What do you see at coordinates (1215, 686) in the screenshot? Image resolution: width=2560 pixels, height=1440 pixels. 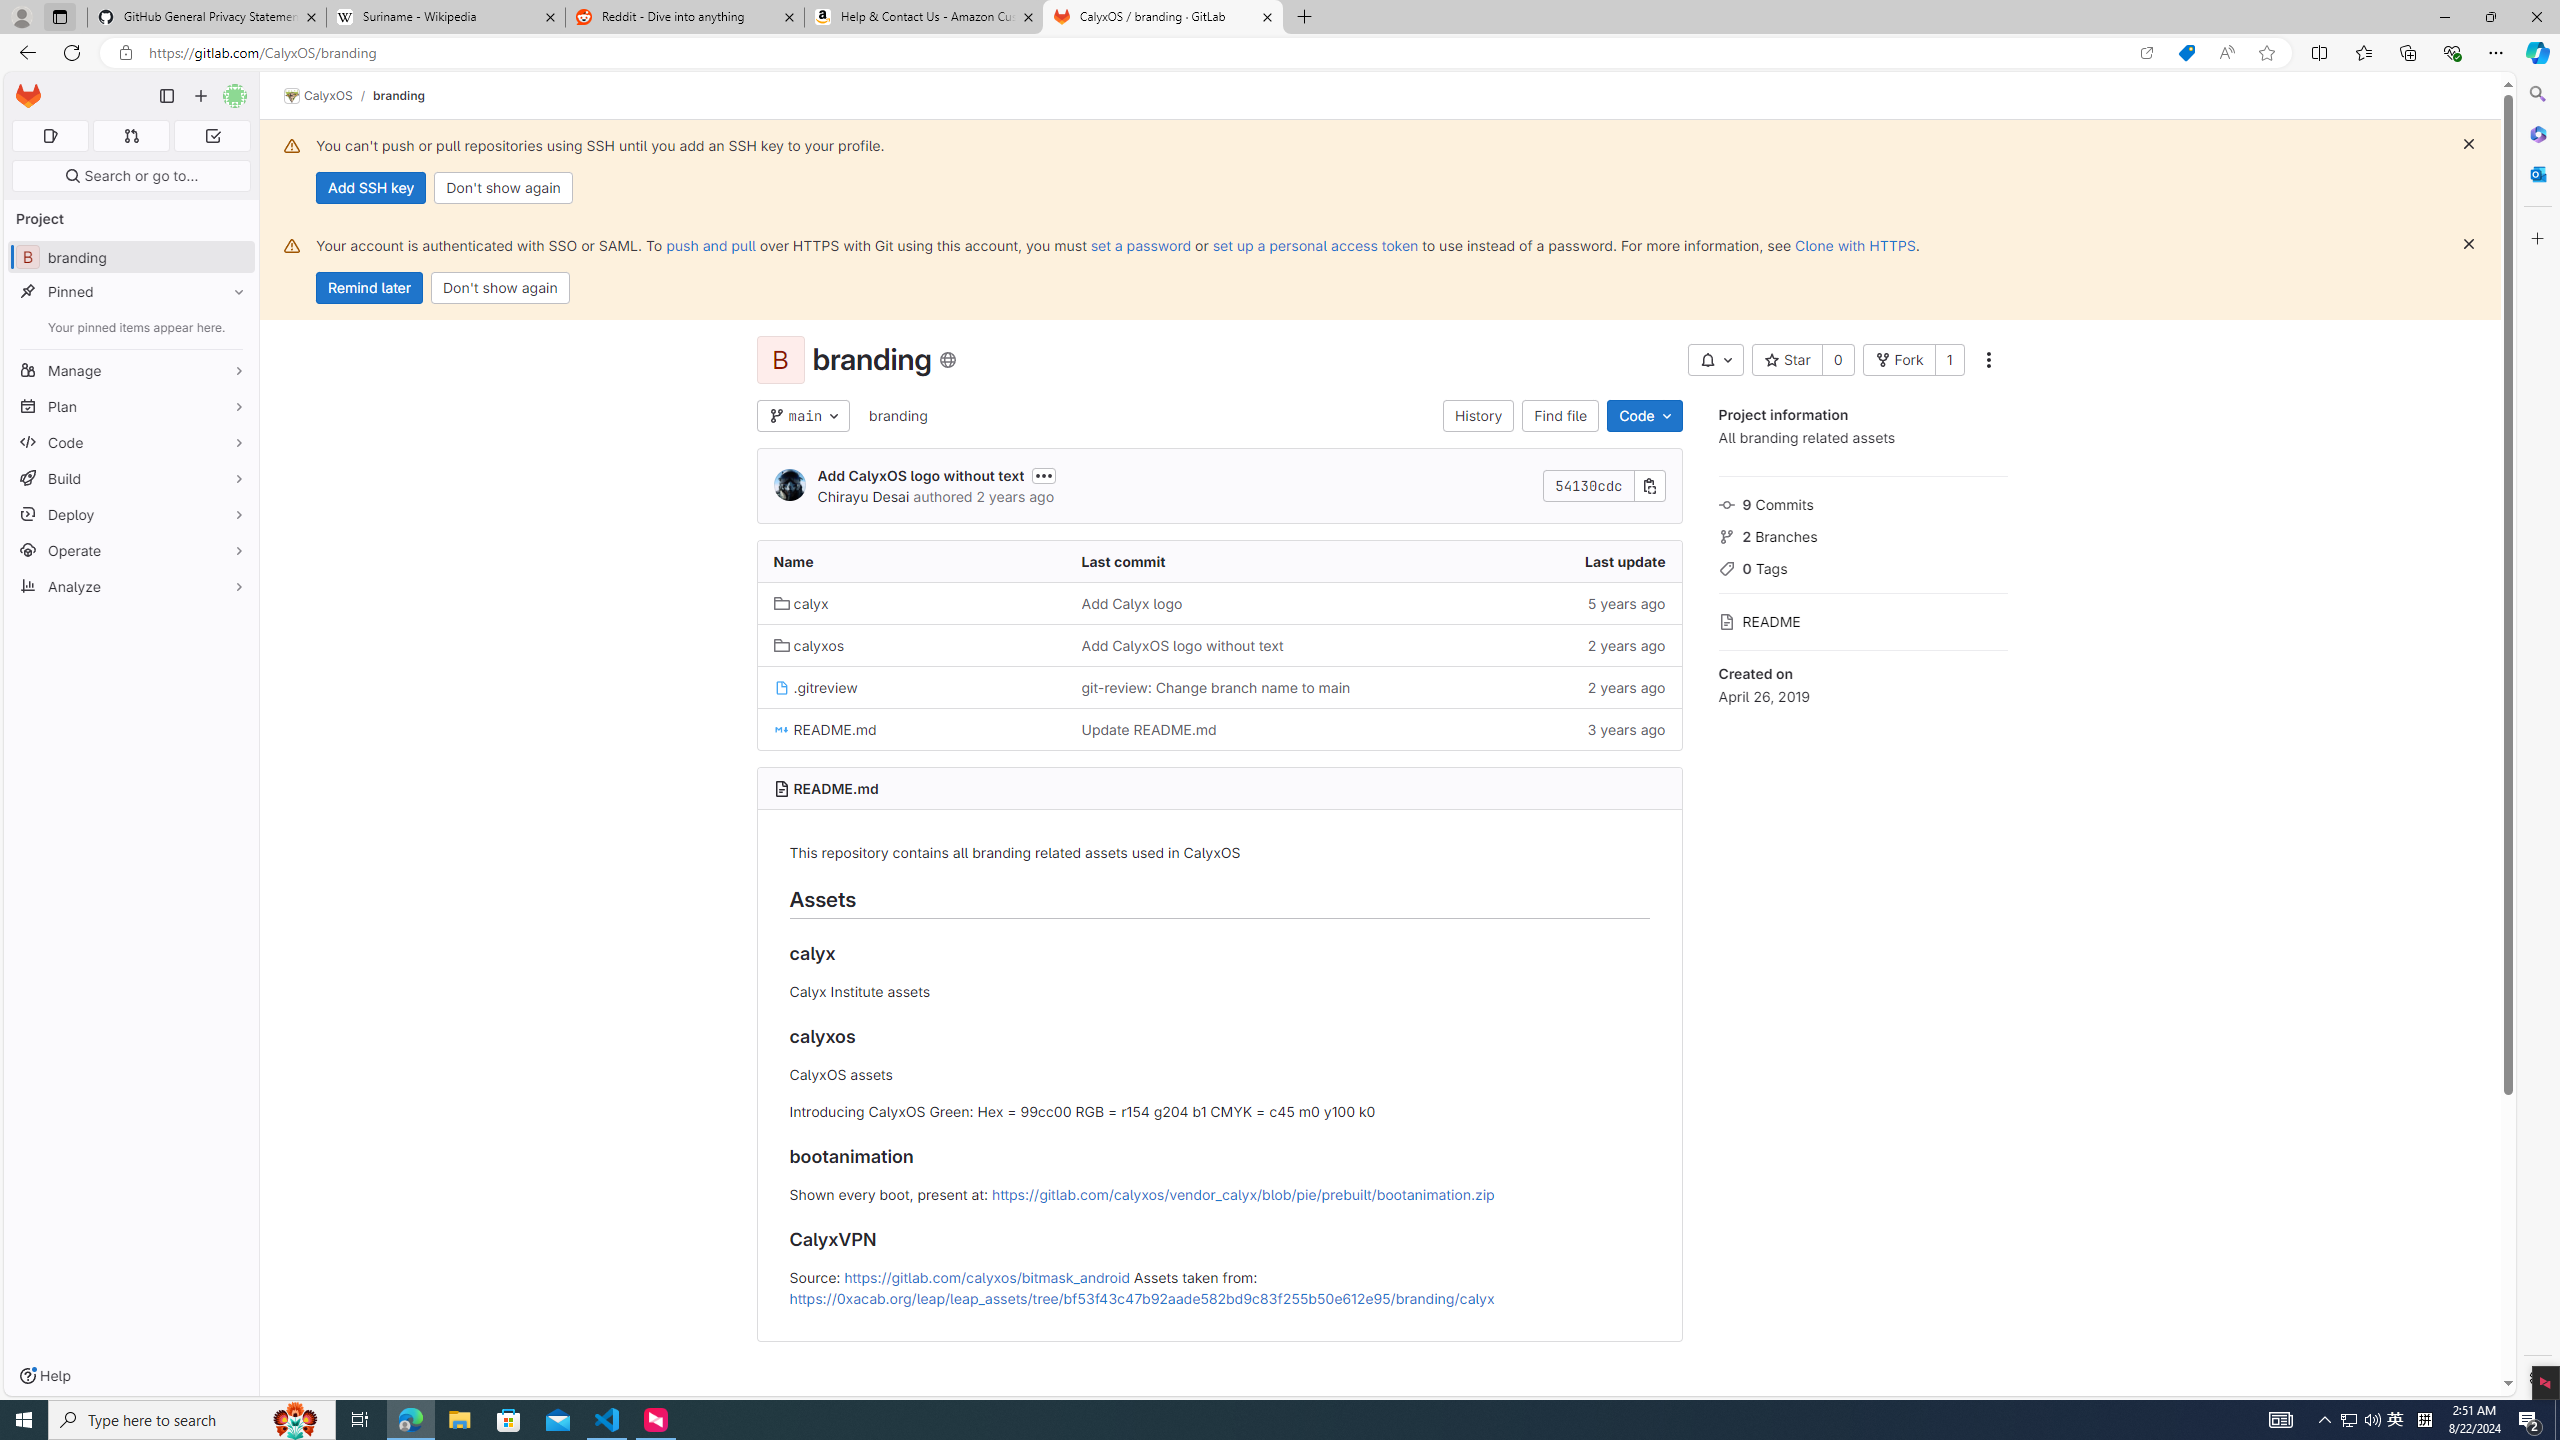 I see `'git-review: Change branch name to main'` at bounding box center [1215, 686].